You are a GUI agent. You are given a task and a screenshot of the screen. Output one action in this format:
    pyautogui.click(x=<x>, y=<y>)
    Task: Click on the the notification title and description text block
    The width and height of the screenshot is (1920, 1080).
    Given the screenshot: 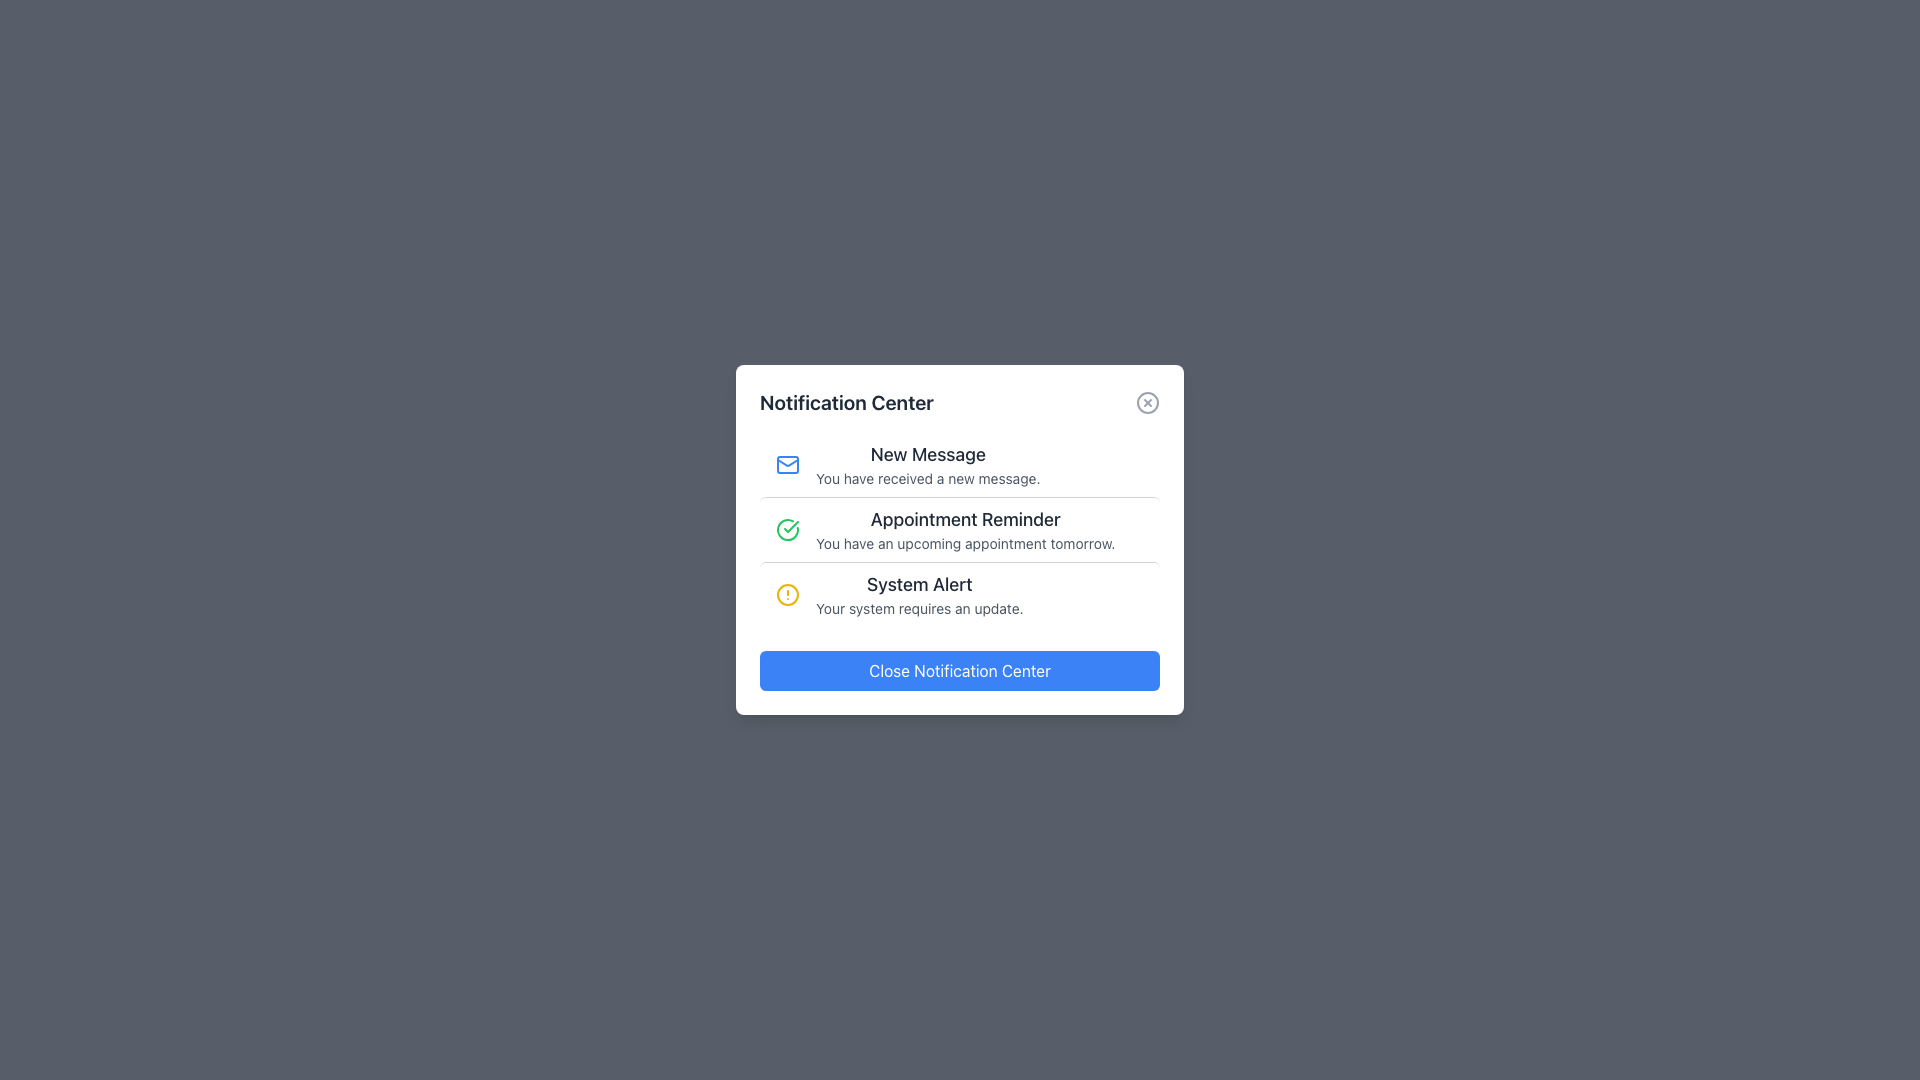 What is the action you would take?
    pyautogui.click(x=927, y=465)
    